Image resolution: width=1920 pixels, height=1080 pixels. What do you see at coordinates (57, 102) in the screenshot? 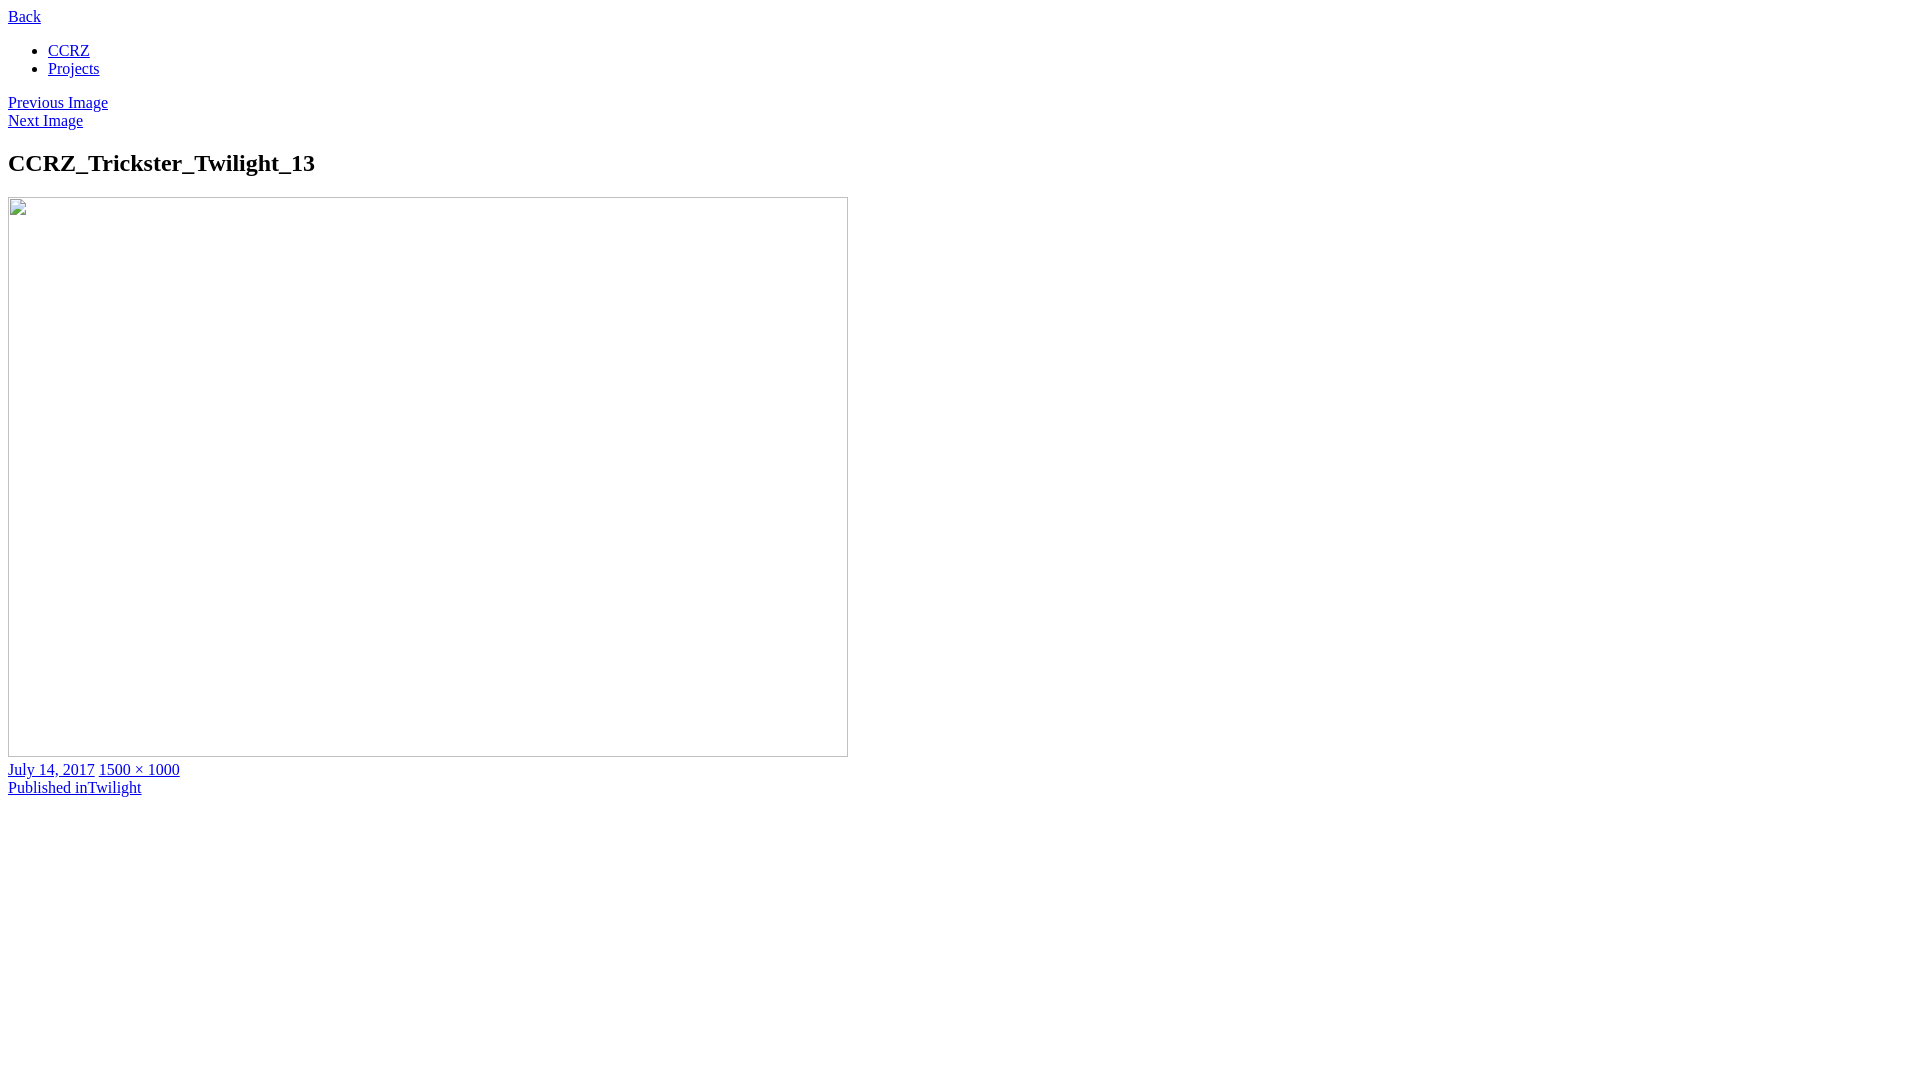
I see `'Previous Image'` at bounding box center [57, 102].